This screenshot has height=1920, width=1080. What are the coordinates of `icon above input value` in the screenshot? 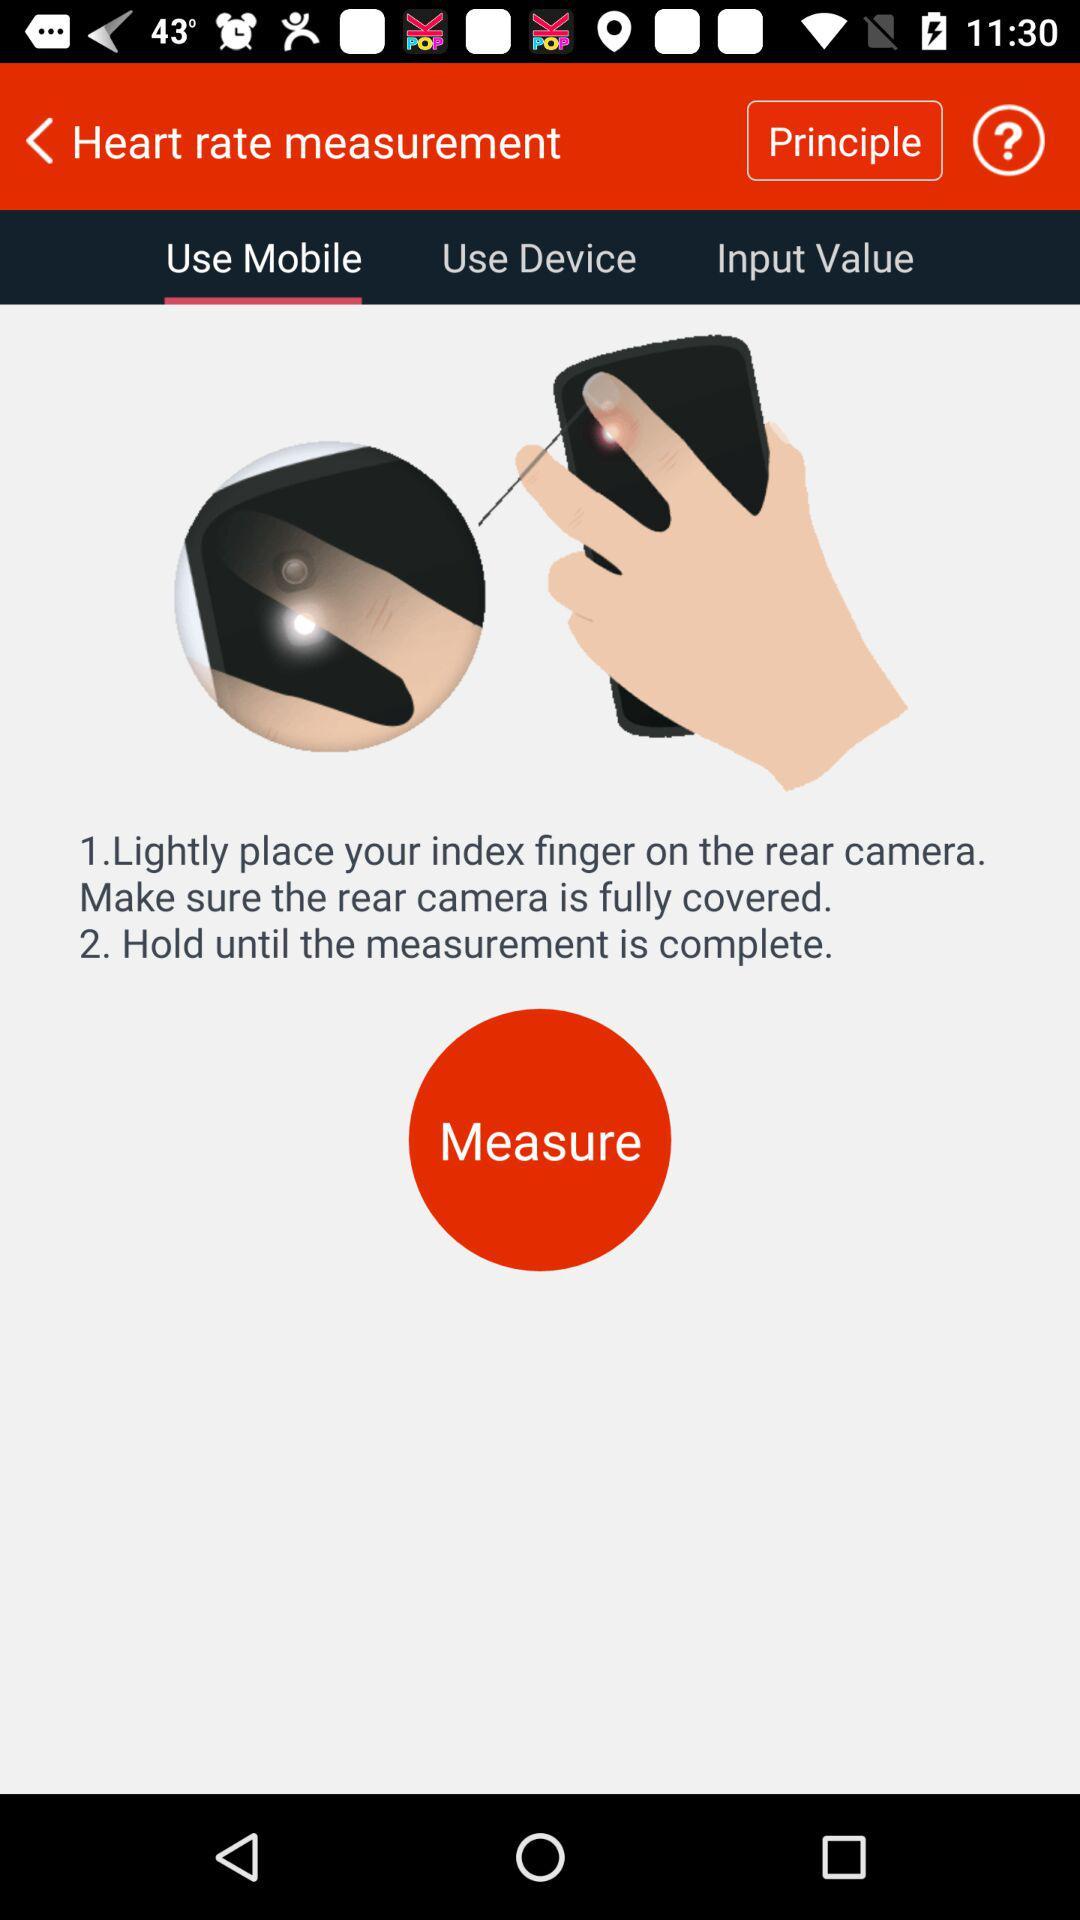 It's located at (1008, 139).